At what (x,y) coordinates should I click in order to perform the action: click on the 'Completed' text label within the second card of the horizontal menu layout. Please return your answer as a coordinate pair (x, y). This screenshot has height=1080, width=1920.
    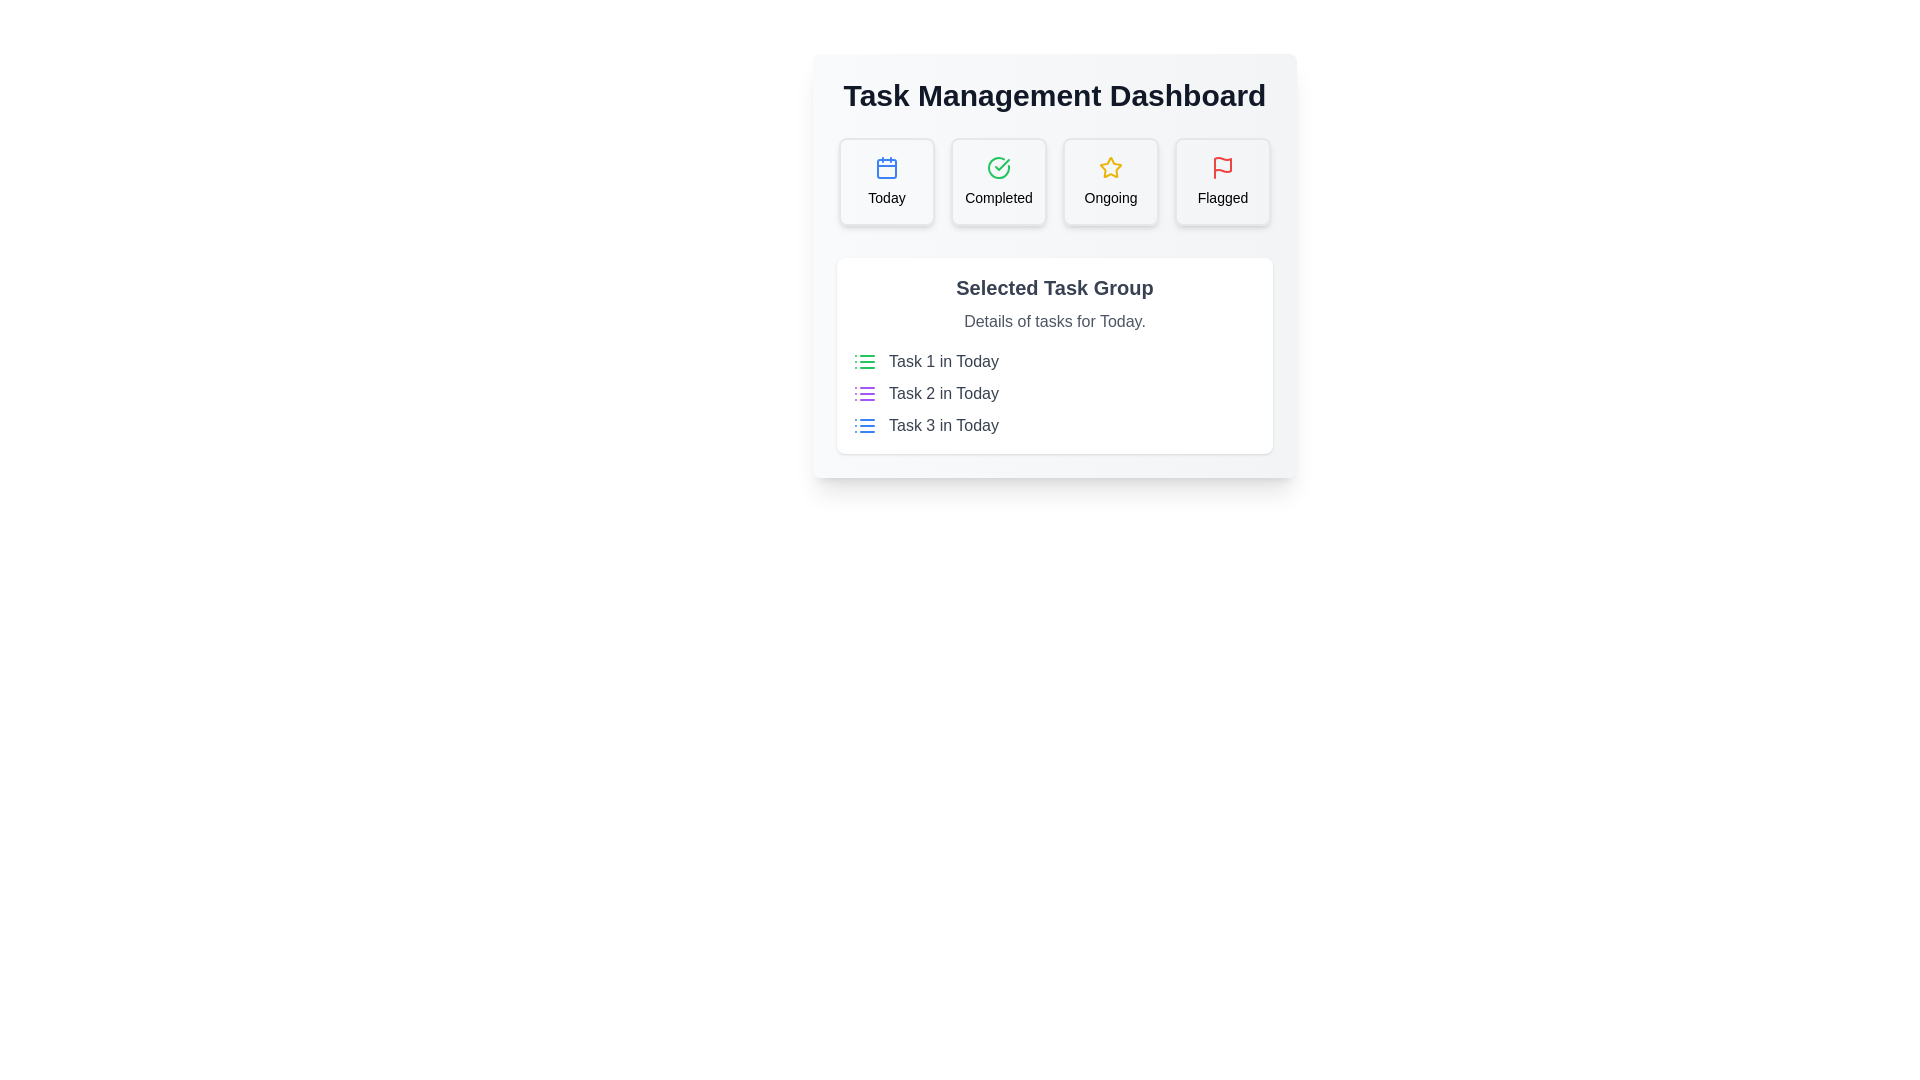
    Looking at the image, I should click on (998, 197).